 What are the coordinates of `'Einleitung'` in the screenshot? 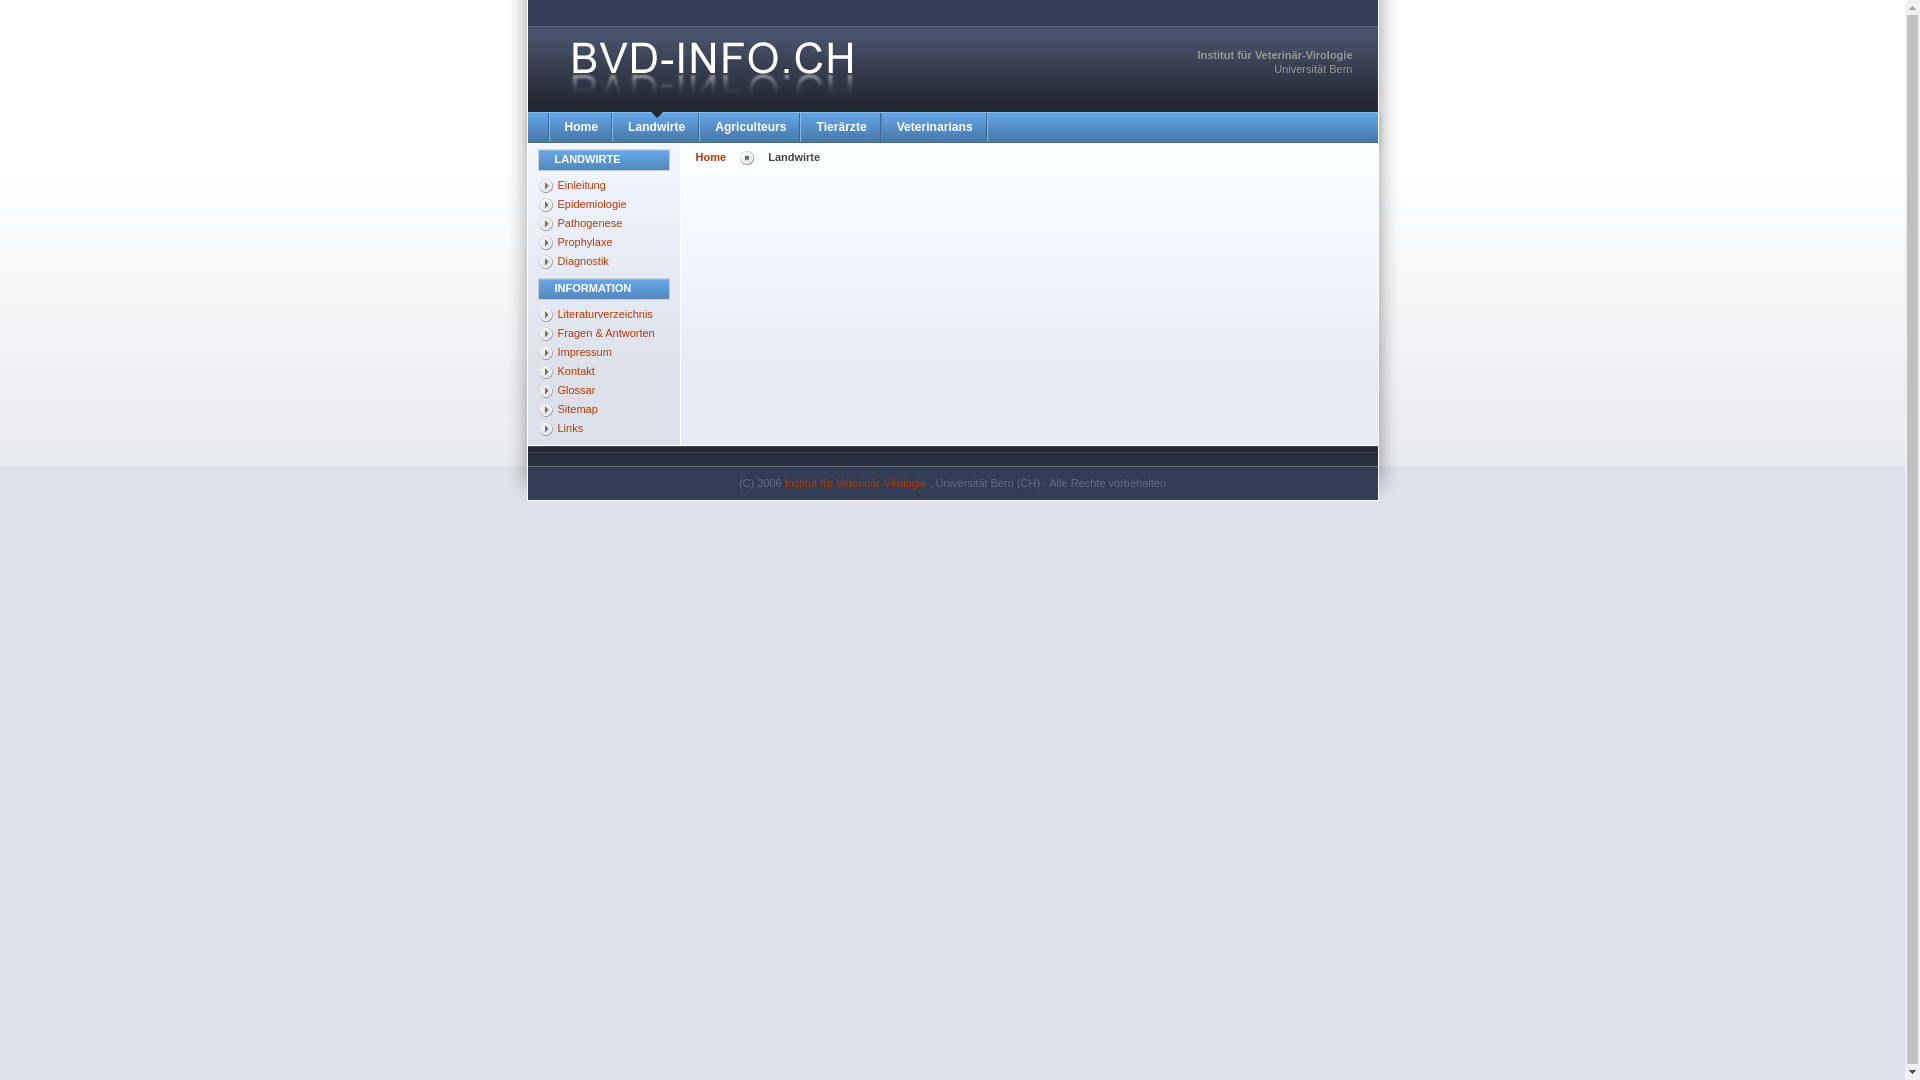 It's located at (537, 185).